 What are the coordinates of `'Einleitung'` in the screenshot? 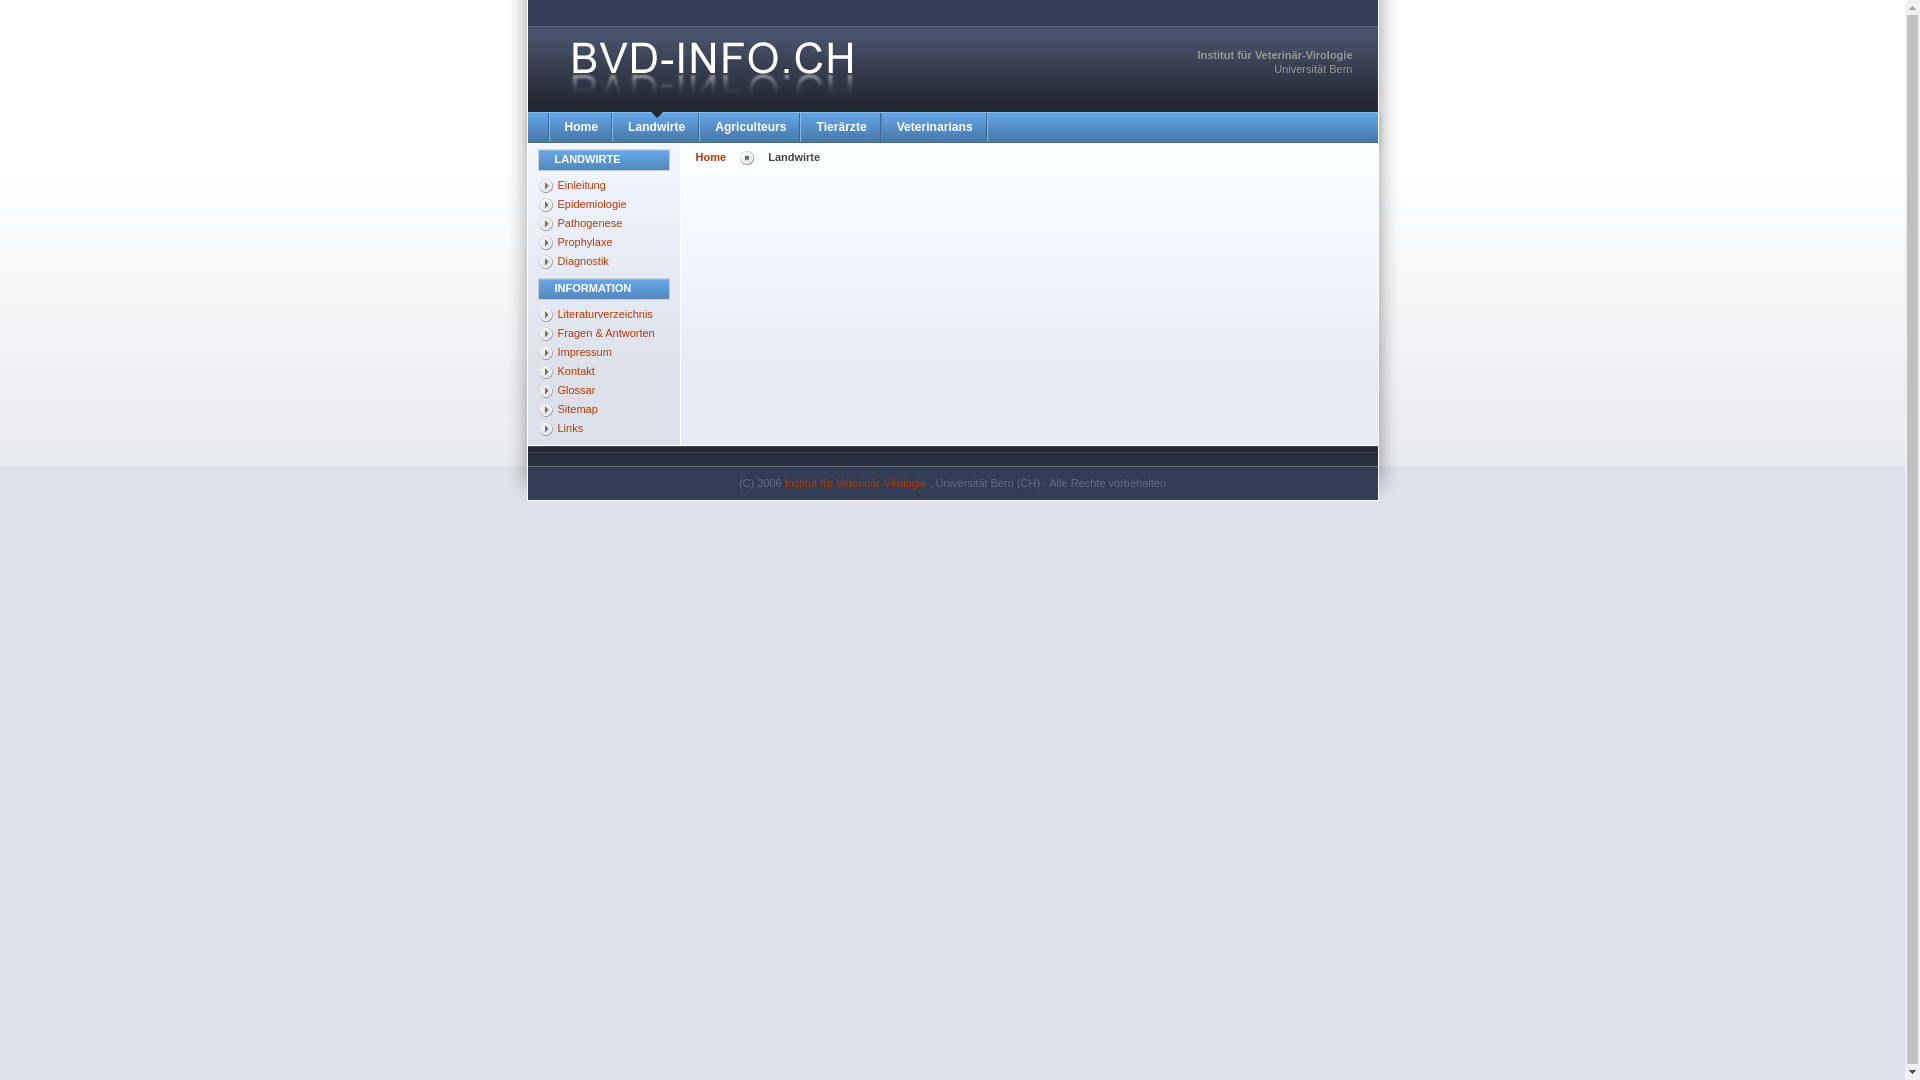 It's located at (537, 185).